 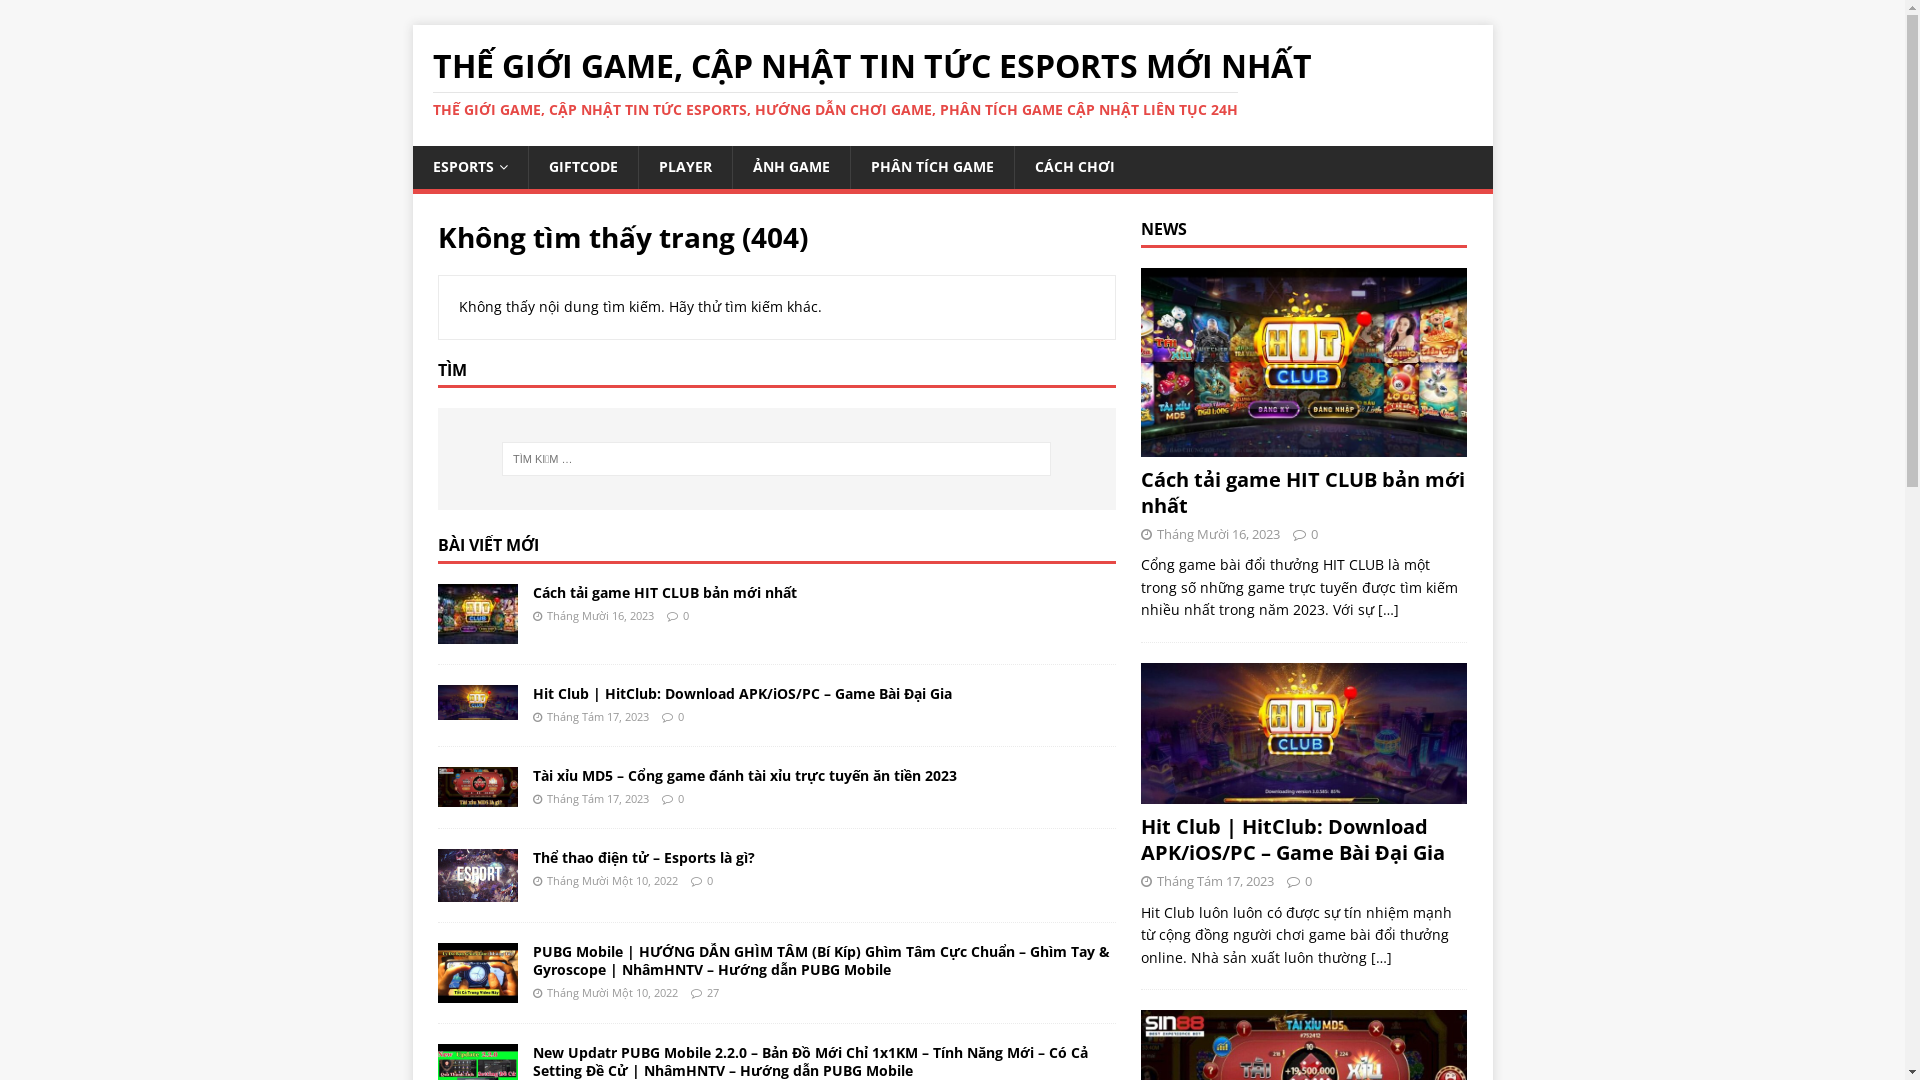 I want to click on '27', so click(x=711, y=992).